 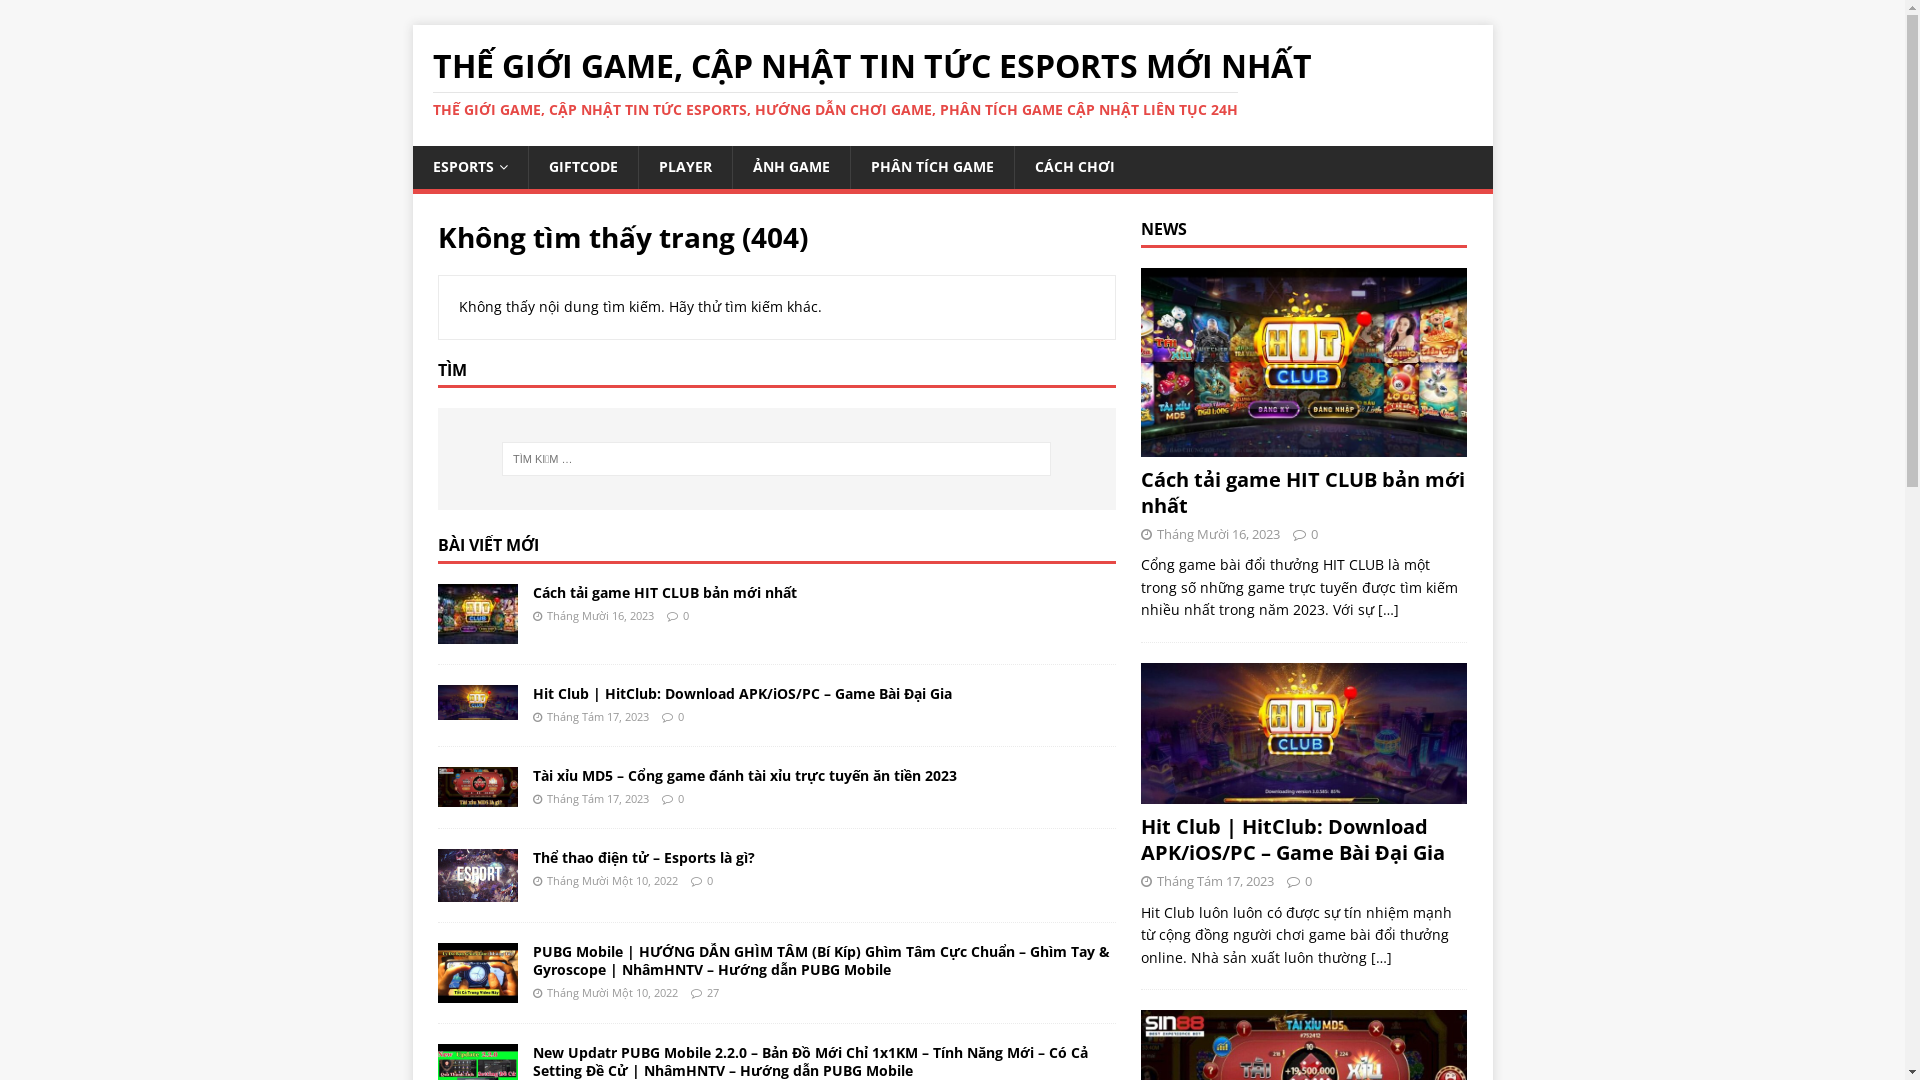 I want to click on '27', so click(x=711, y=992).